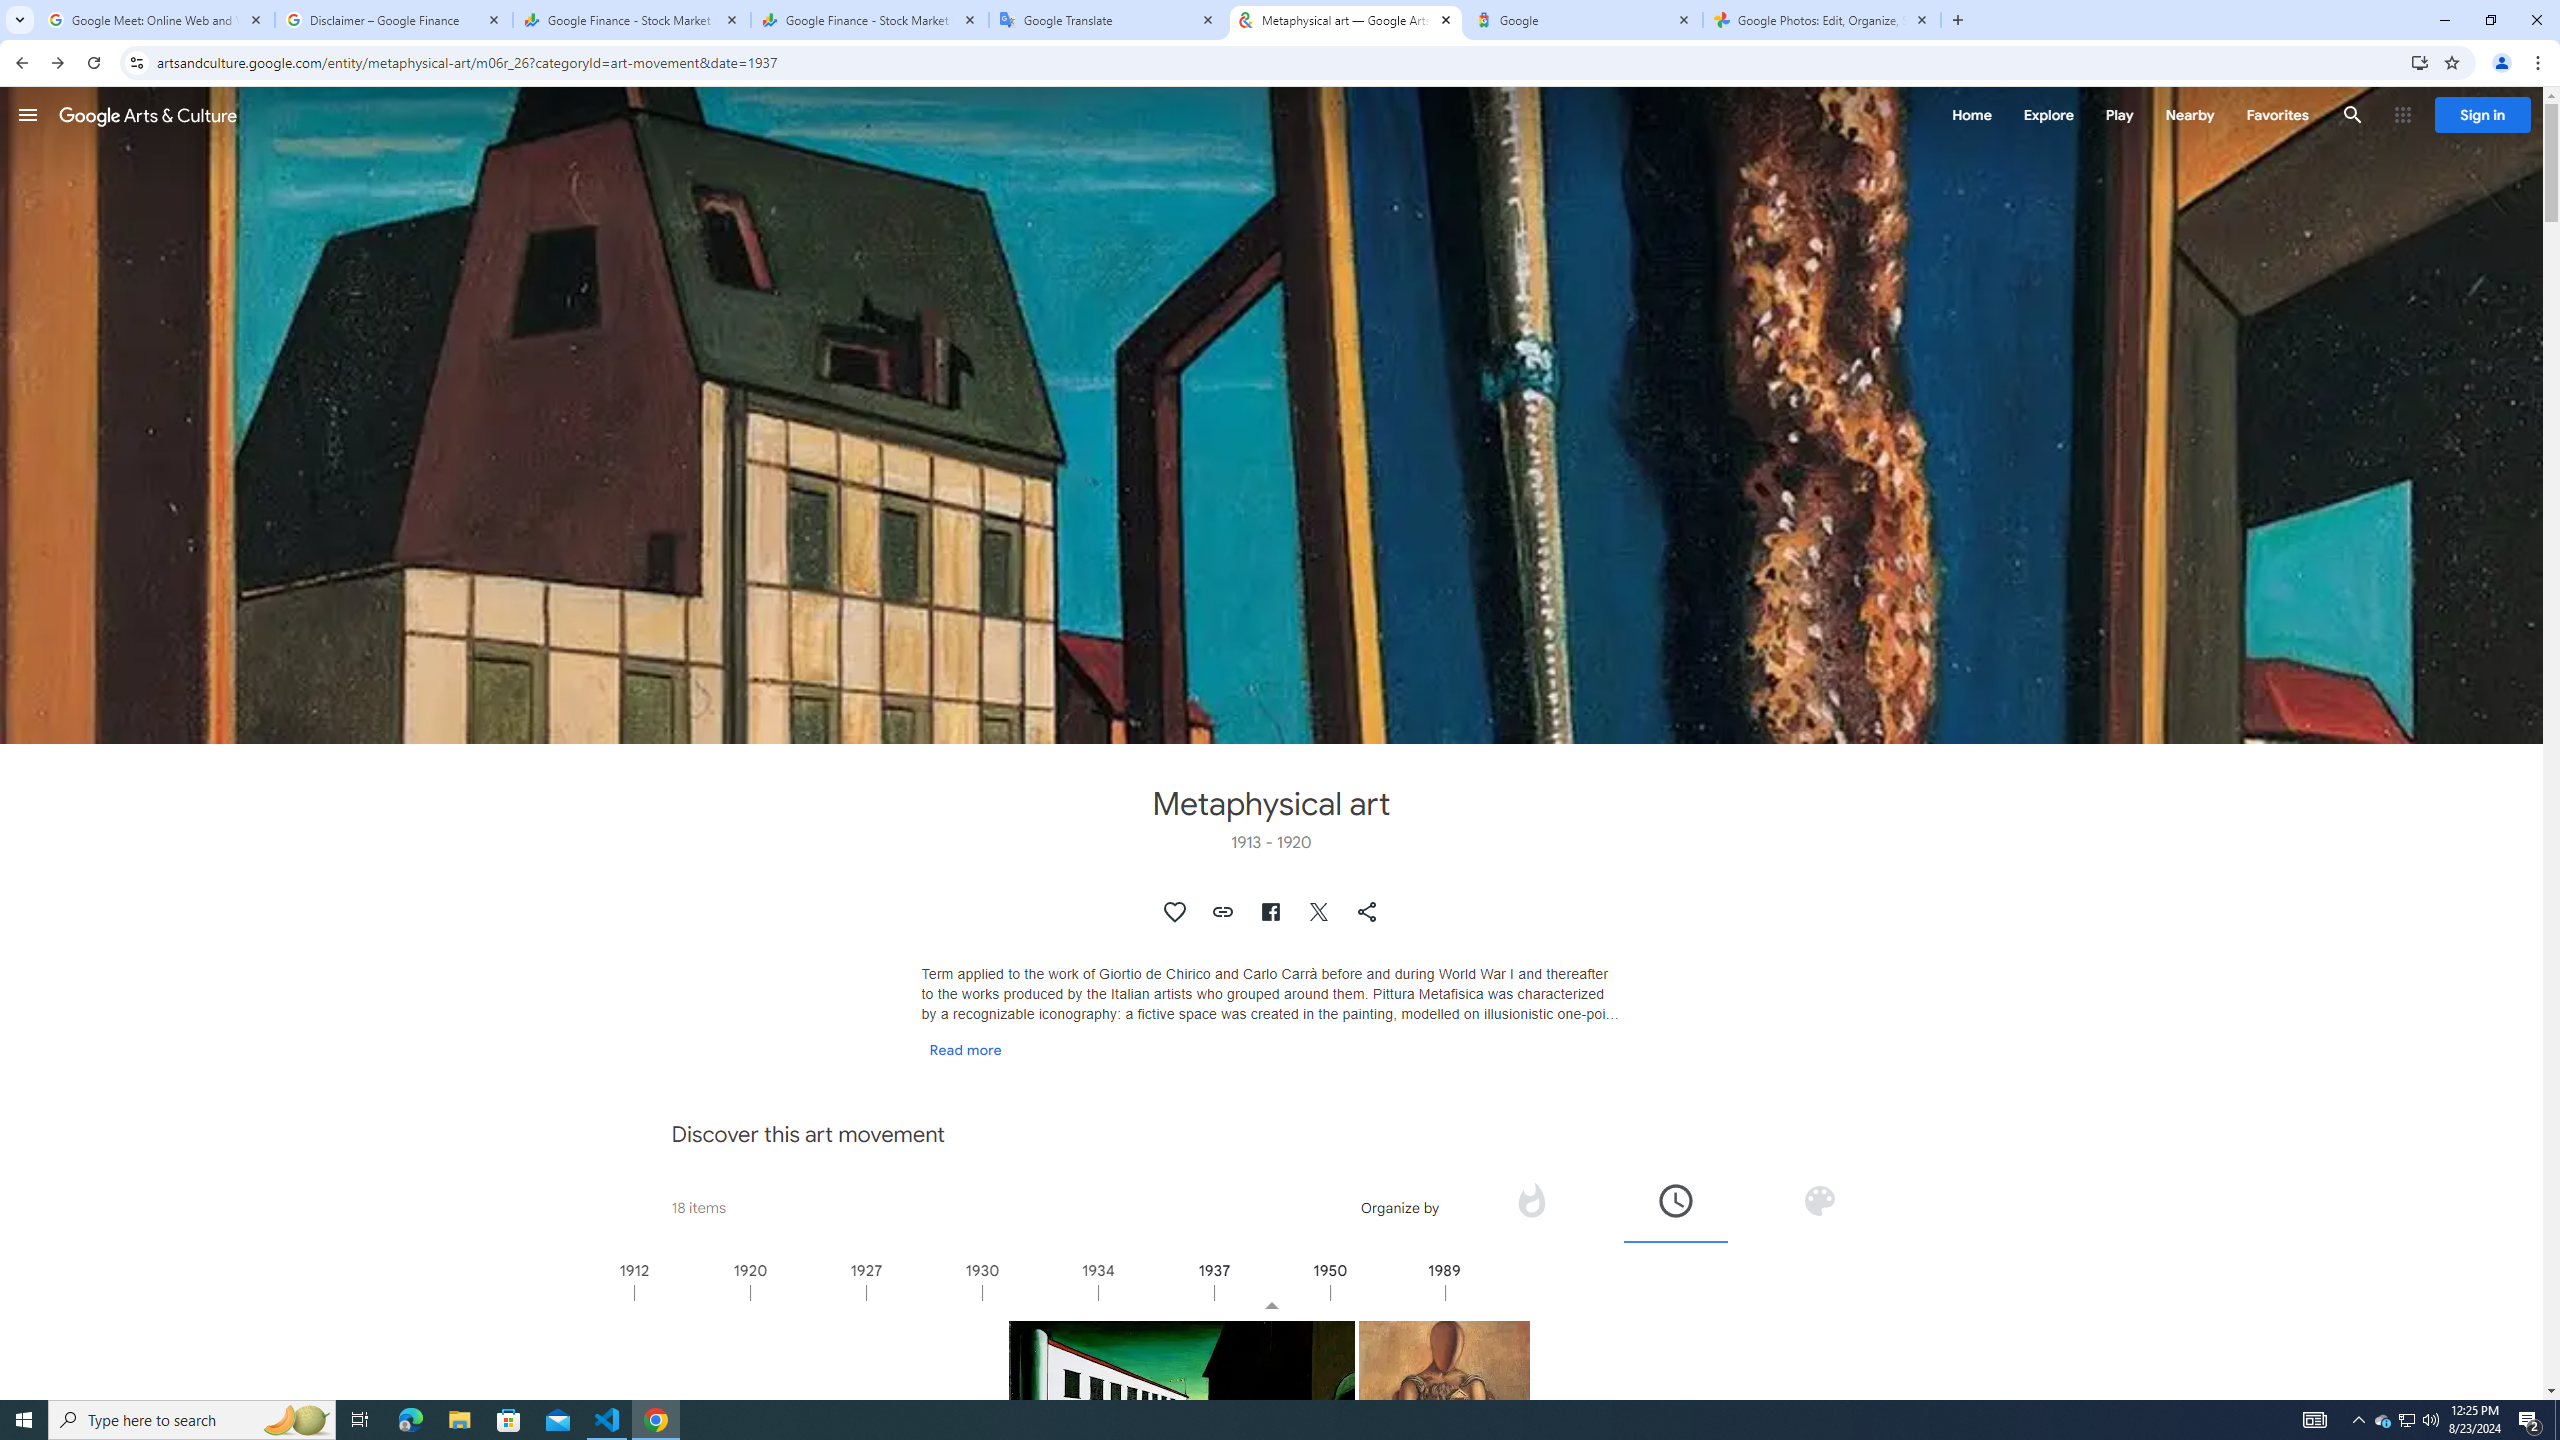 The image size is (2560, 1440). I want to click on 'Install Google Arts & Culture', so click(2420, 61).